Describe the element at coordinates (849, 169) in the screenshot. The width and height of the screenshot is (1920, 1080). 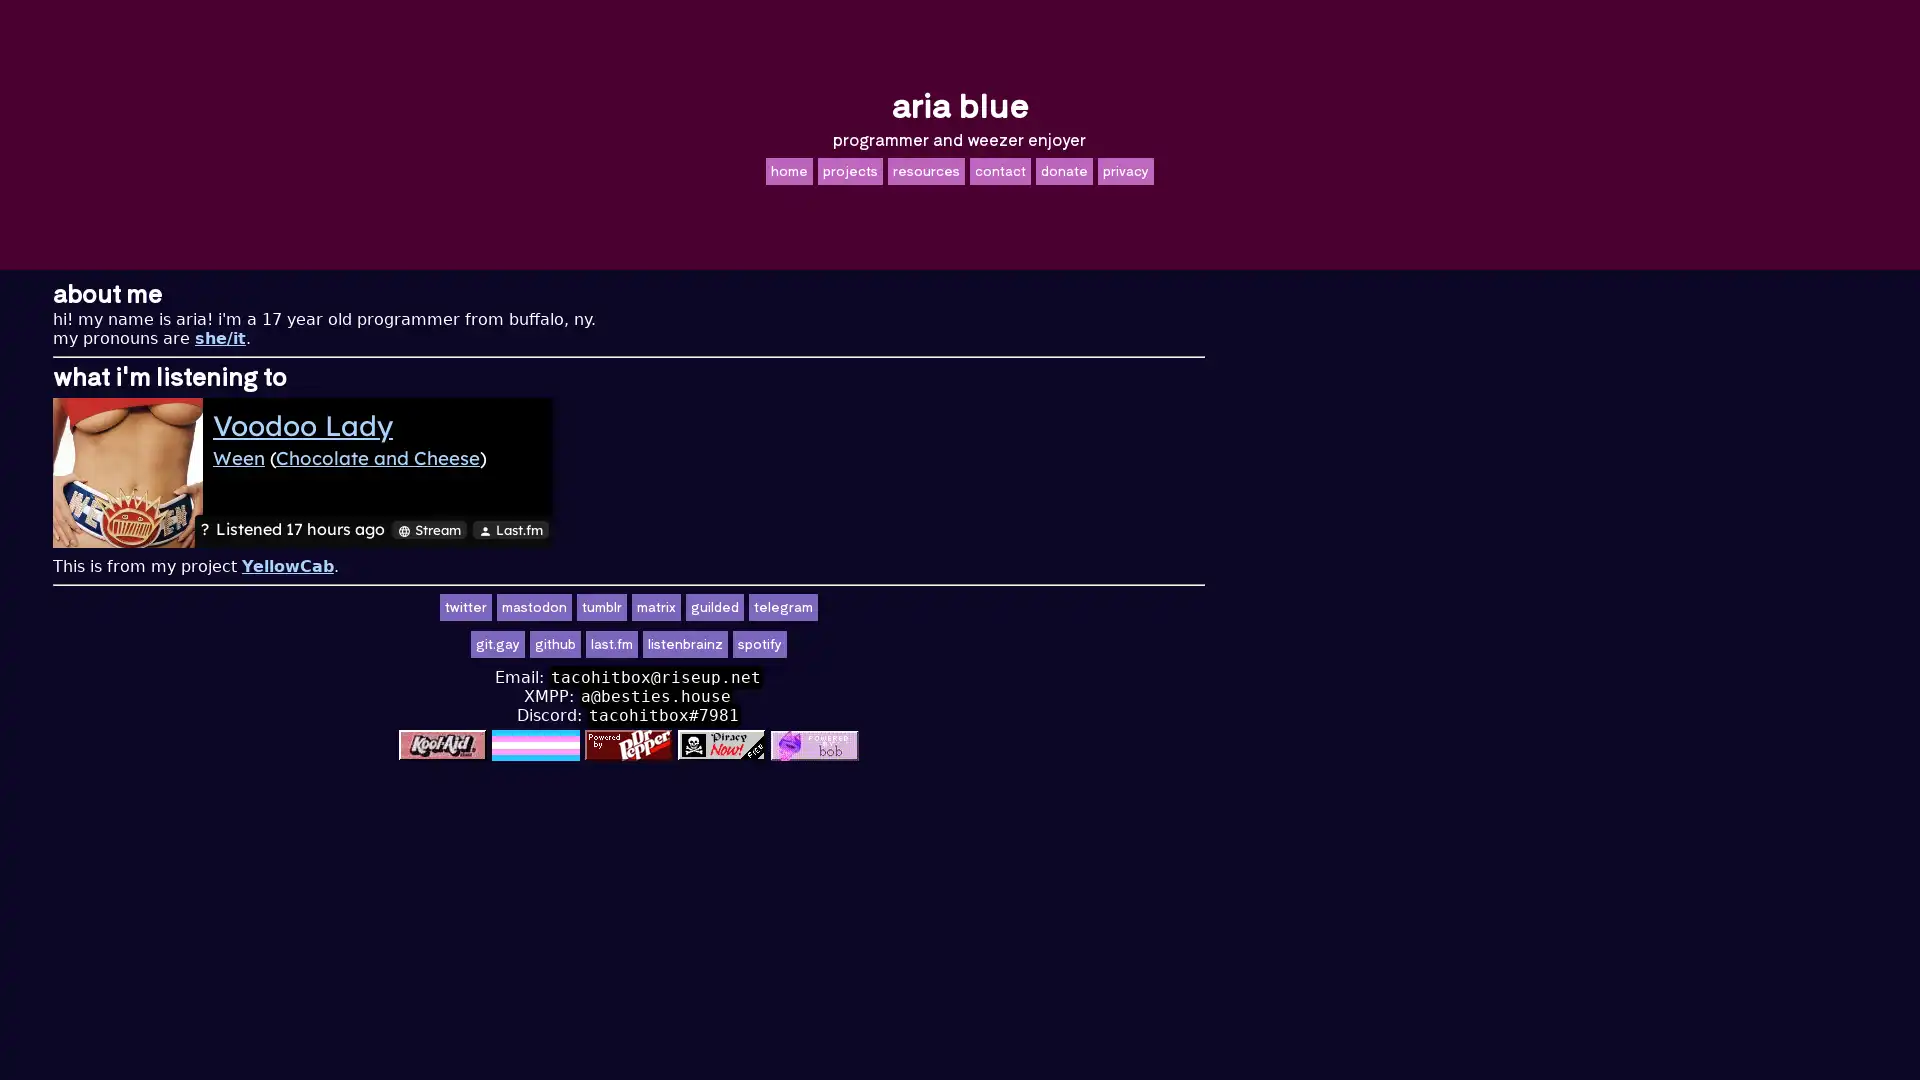
I see `projects` at that location.